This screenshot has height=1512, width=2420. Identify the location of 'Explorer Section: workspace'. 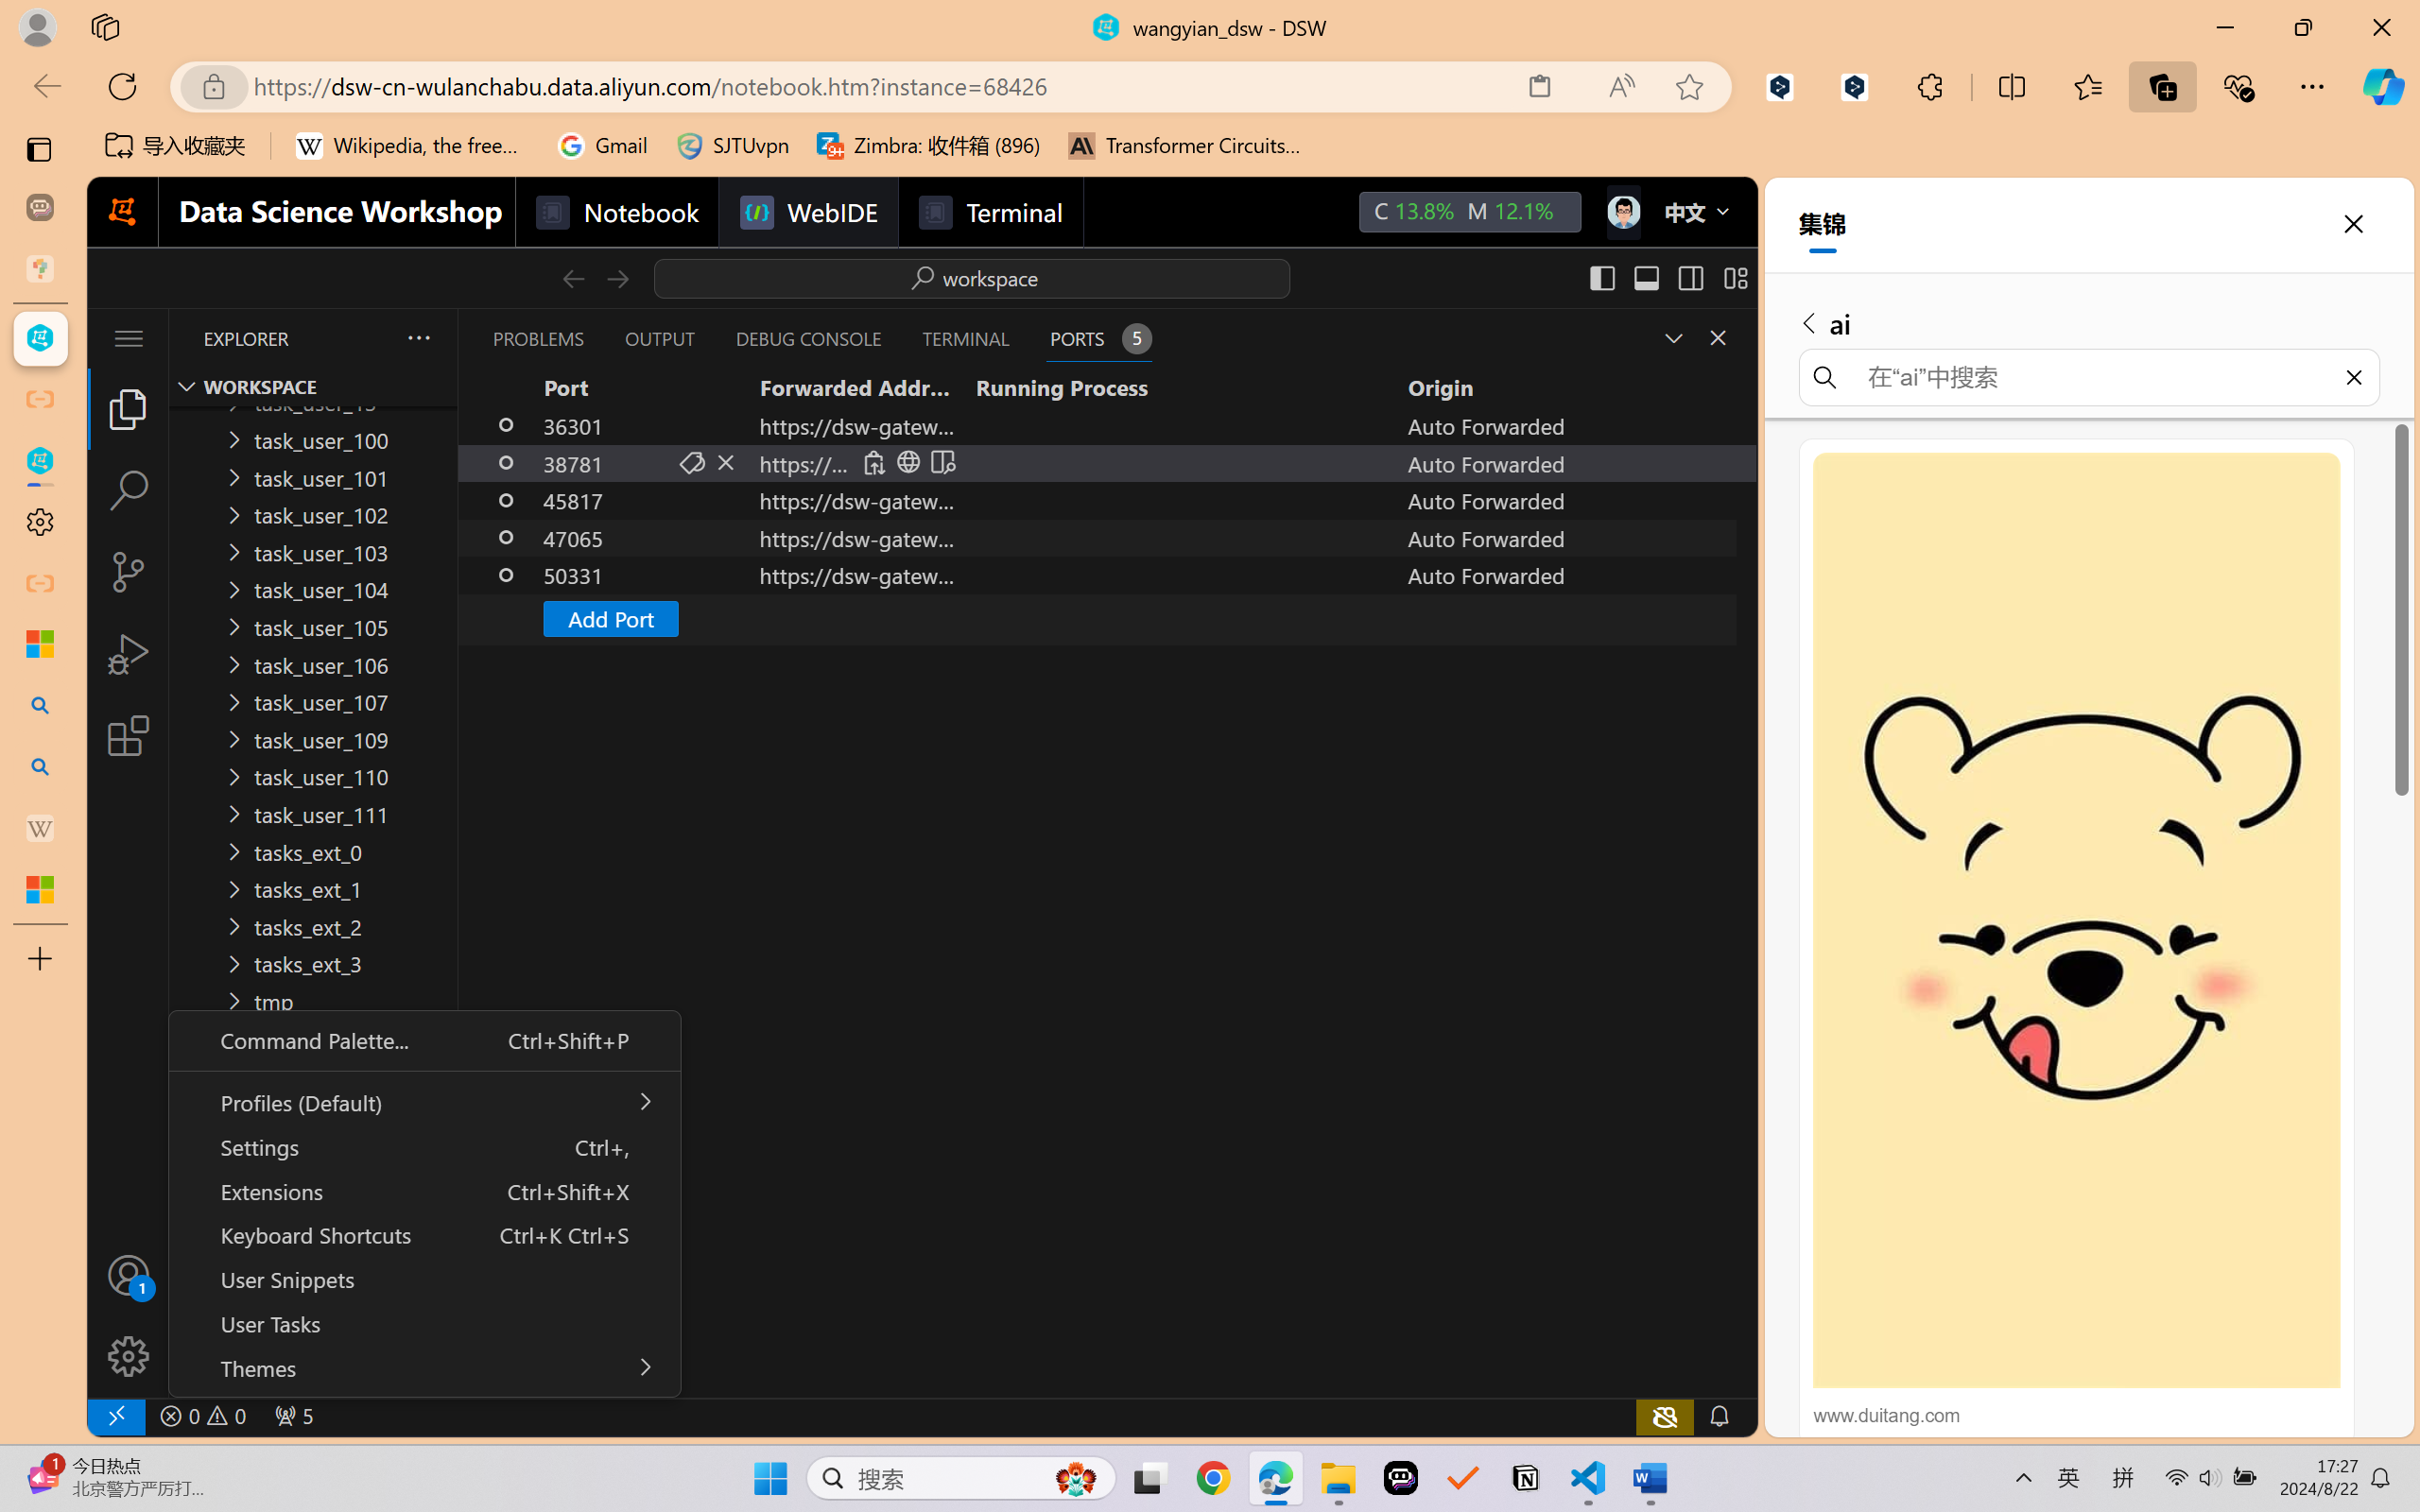
(313, 386).